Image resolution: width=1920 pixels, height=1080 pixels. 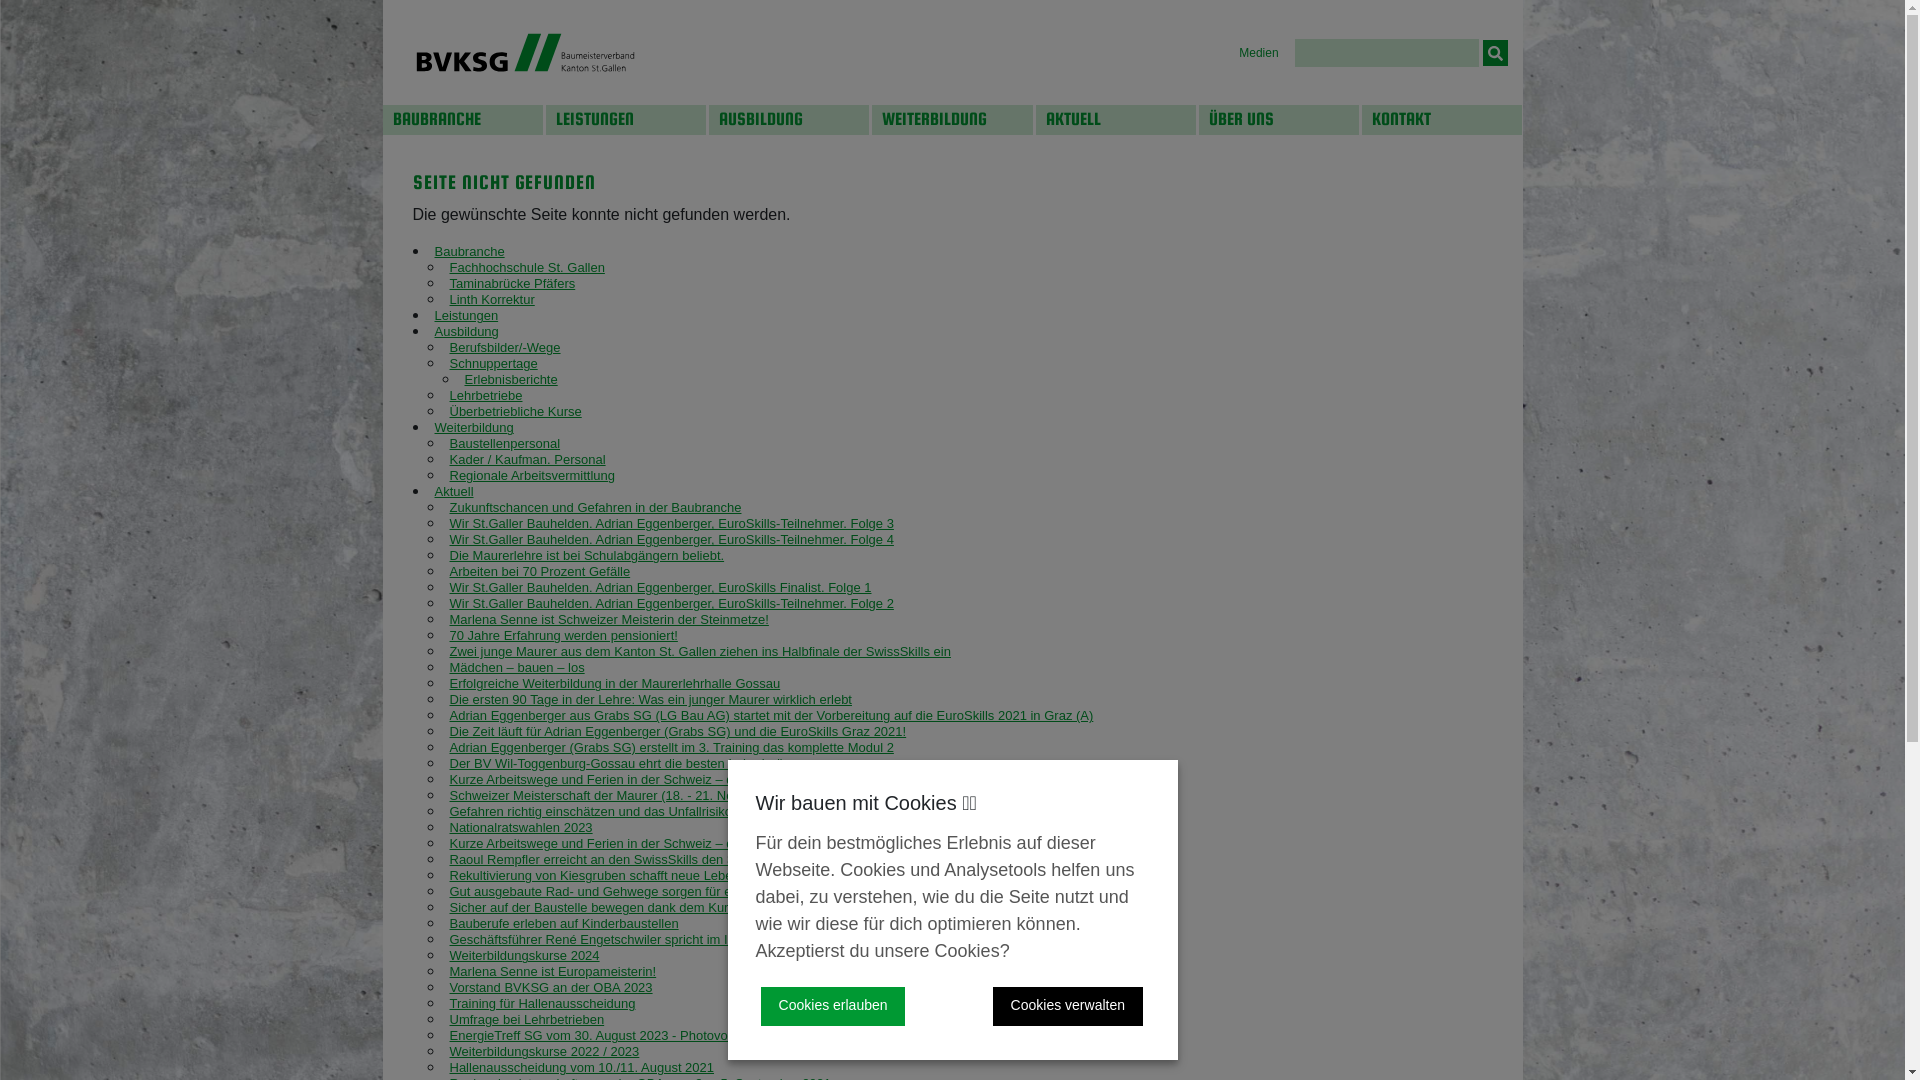 What do you see at coordinates (614, 682) in the screenshot?
I see `'Erfolgreiche Weiterbildung in der Maurerlehrhalle Gossau'` at bounding box center [614, 682].